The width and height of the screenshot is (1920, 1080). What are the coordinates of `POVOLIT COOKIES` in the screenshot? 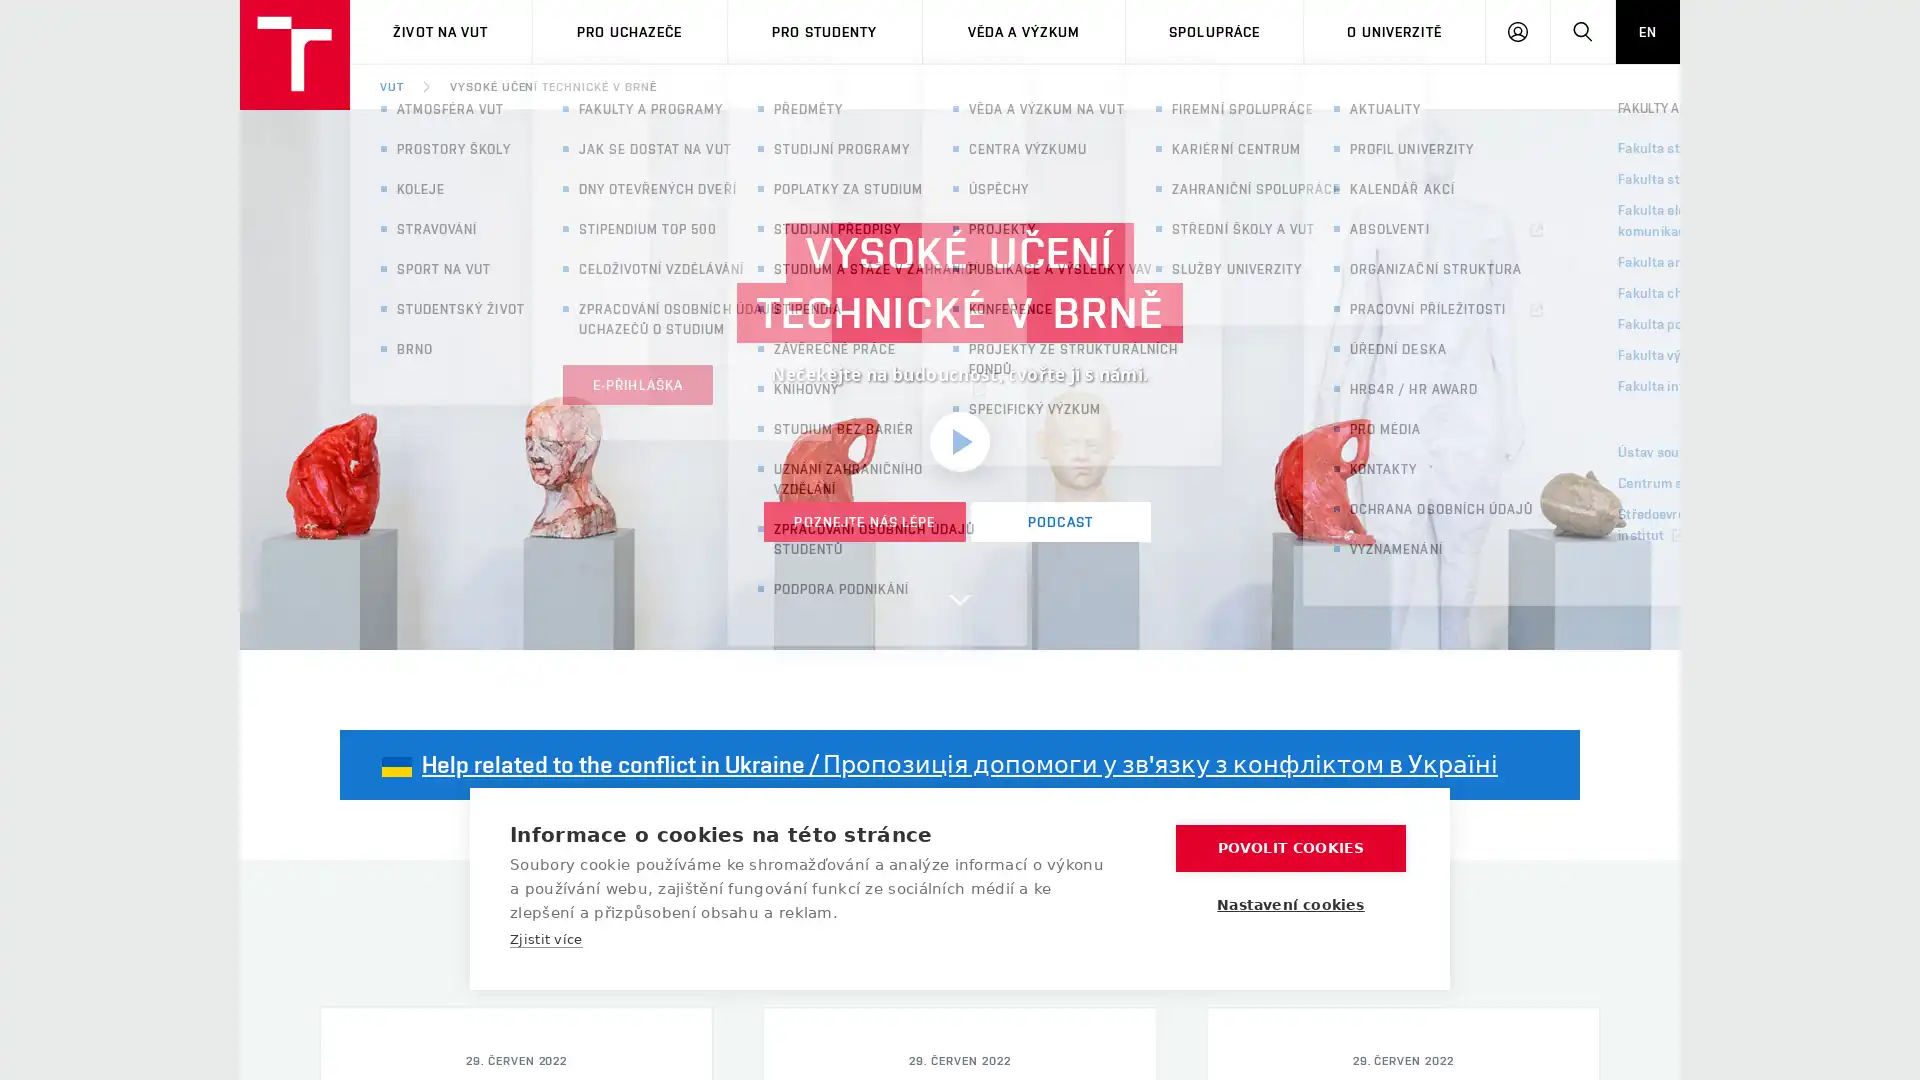 It's located at (1291, 848).